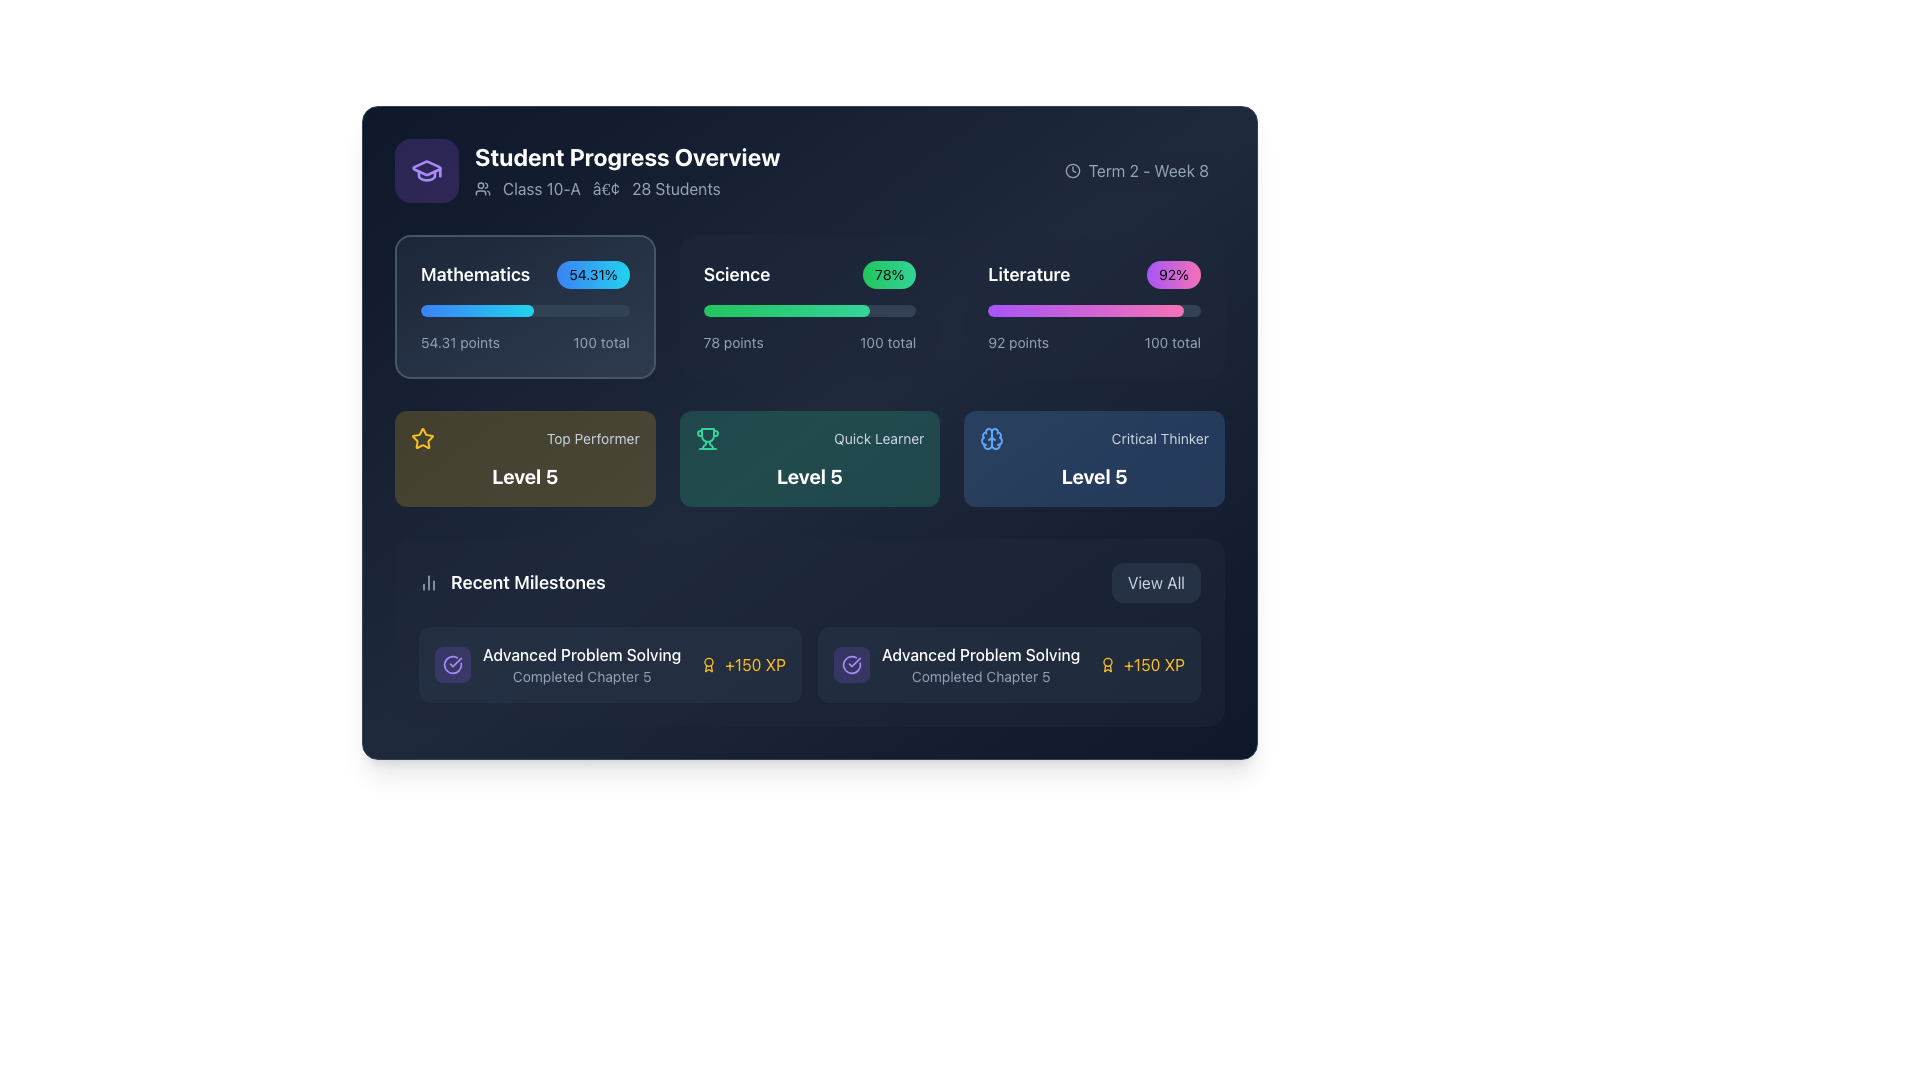 The width and height of the screenshot is (1920, 1080). Describe the element at coordinates (474, 274) in the screenshot. I see `the 'Mathematics' text label, which is a bold, white font against a dark background, positioned in the first column of subject progress indicators beside the '54.31%' percentage label` at that location.